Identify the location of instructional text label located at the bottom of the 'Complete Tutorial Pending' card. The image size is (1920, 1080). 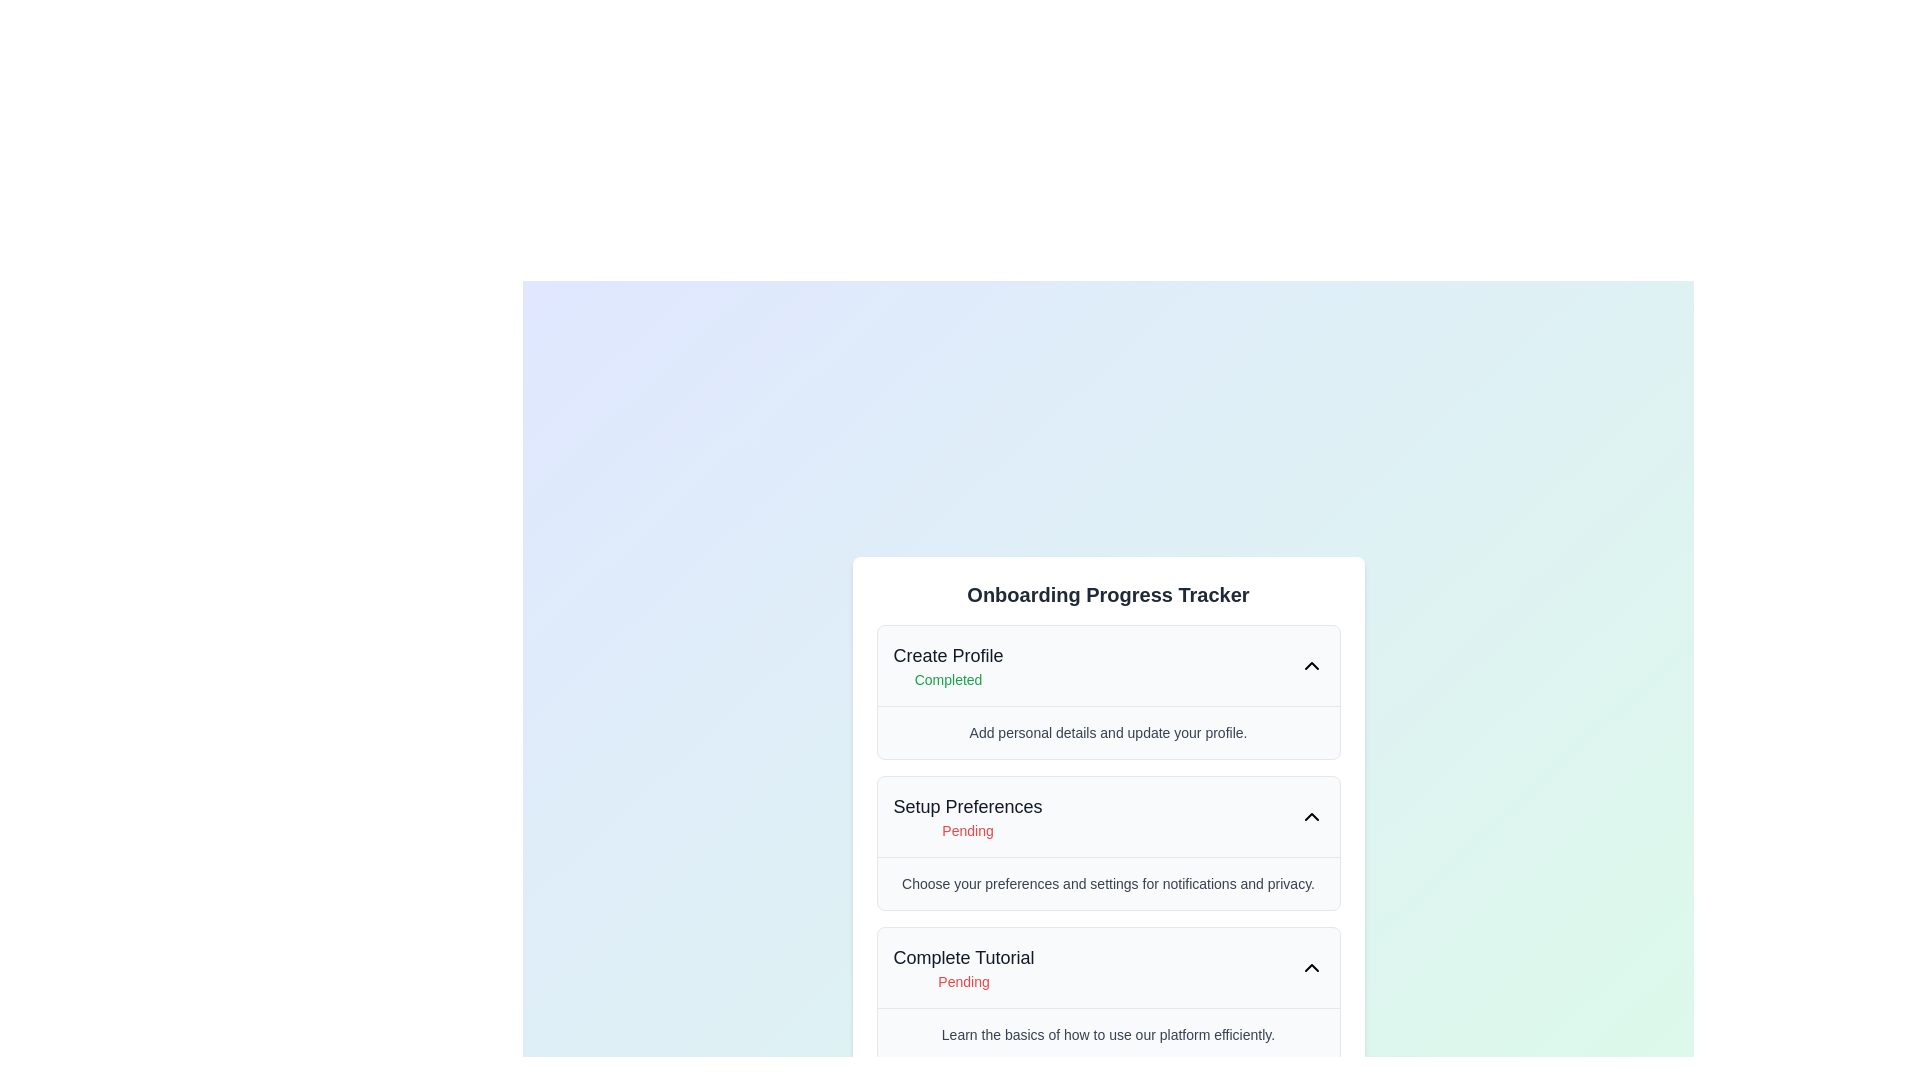
(1107, 1034).